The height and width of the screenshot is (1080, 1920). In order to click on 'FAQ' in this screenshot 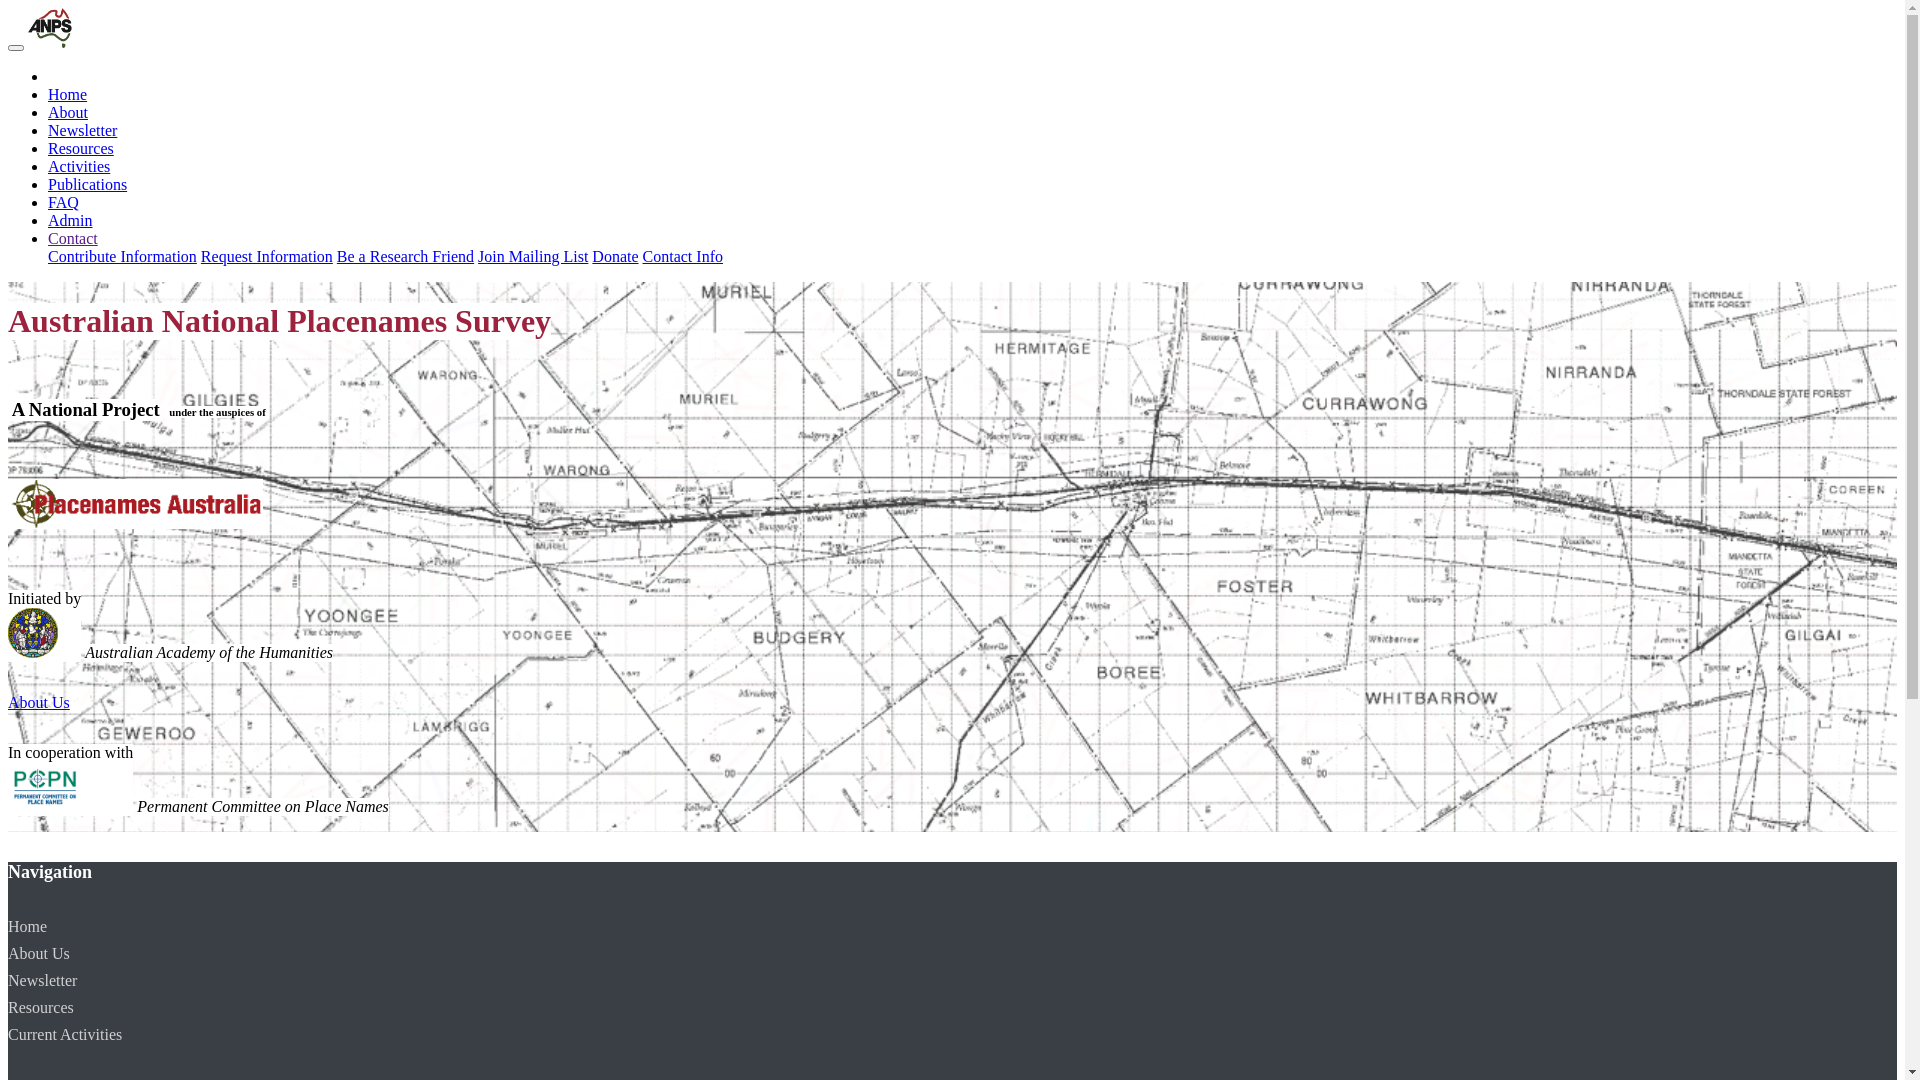, I will do `click(63, 202)`.